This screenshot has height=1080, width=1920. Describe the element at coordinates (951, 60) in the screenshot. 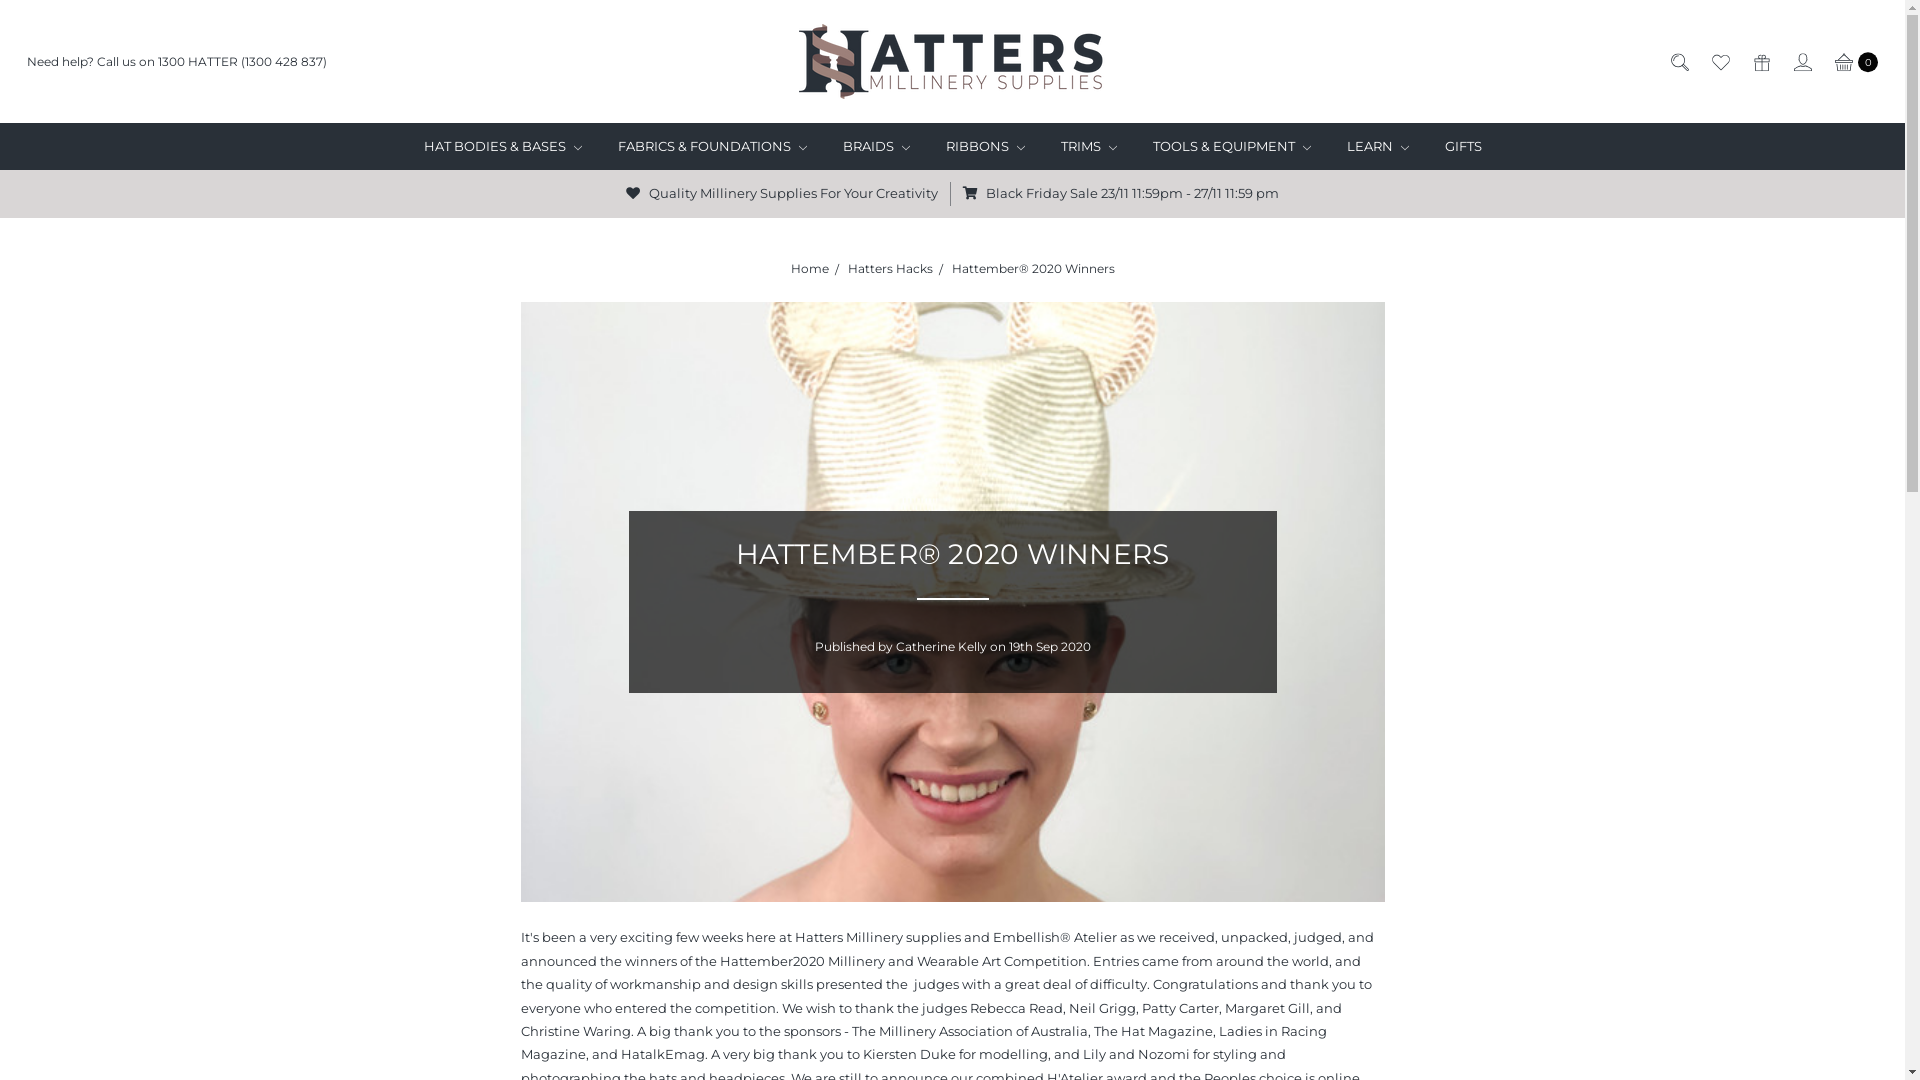

I see `'Hatters Millinery Supplies'` at that location.